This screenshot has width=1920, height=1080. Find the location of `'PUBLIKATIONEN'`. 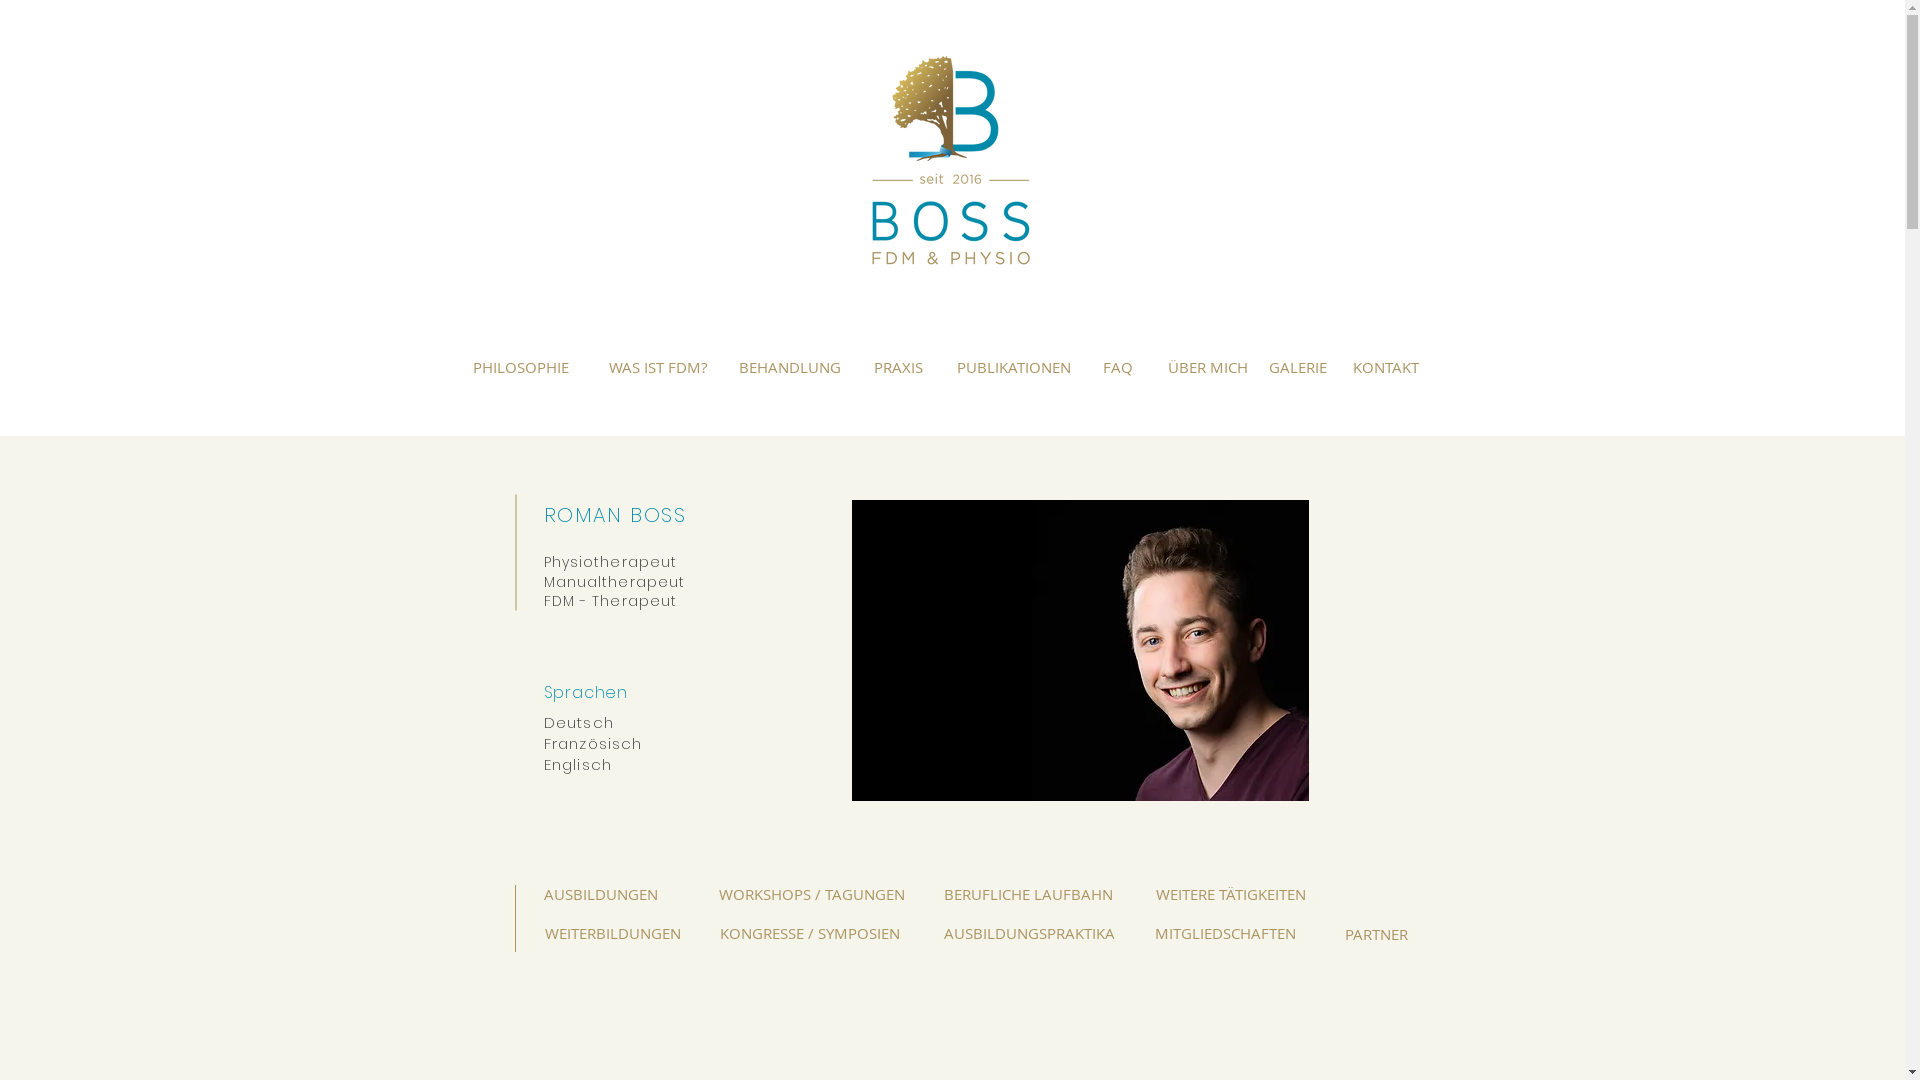

'PUBLIKATIONEN' is located at coordinates (1012, 366).